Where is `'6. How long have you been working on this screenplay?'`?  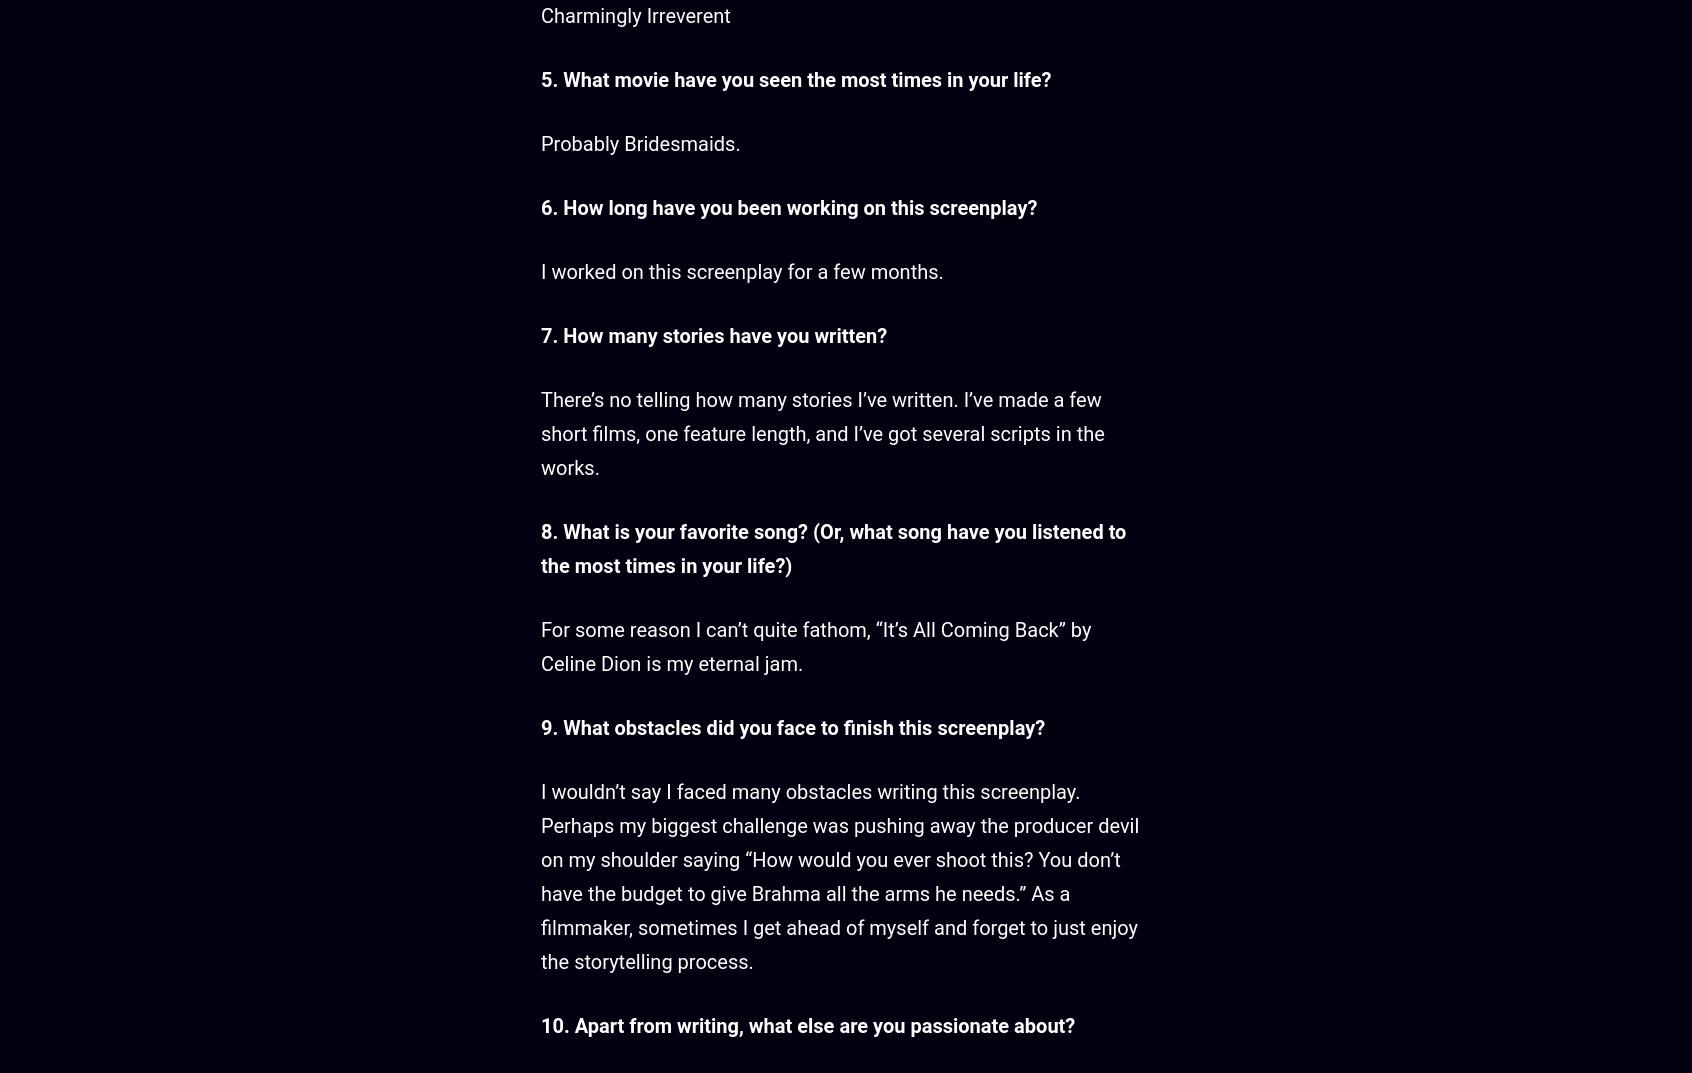
'6. How long have you been working on this screenplay?' is located at coordinates (788, 207).